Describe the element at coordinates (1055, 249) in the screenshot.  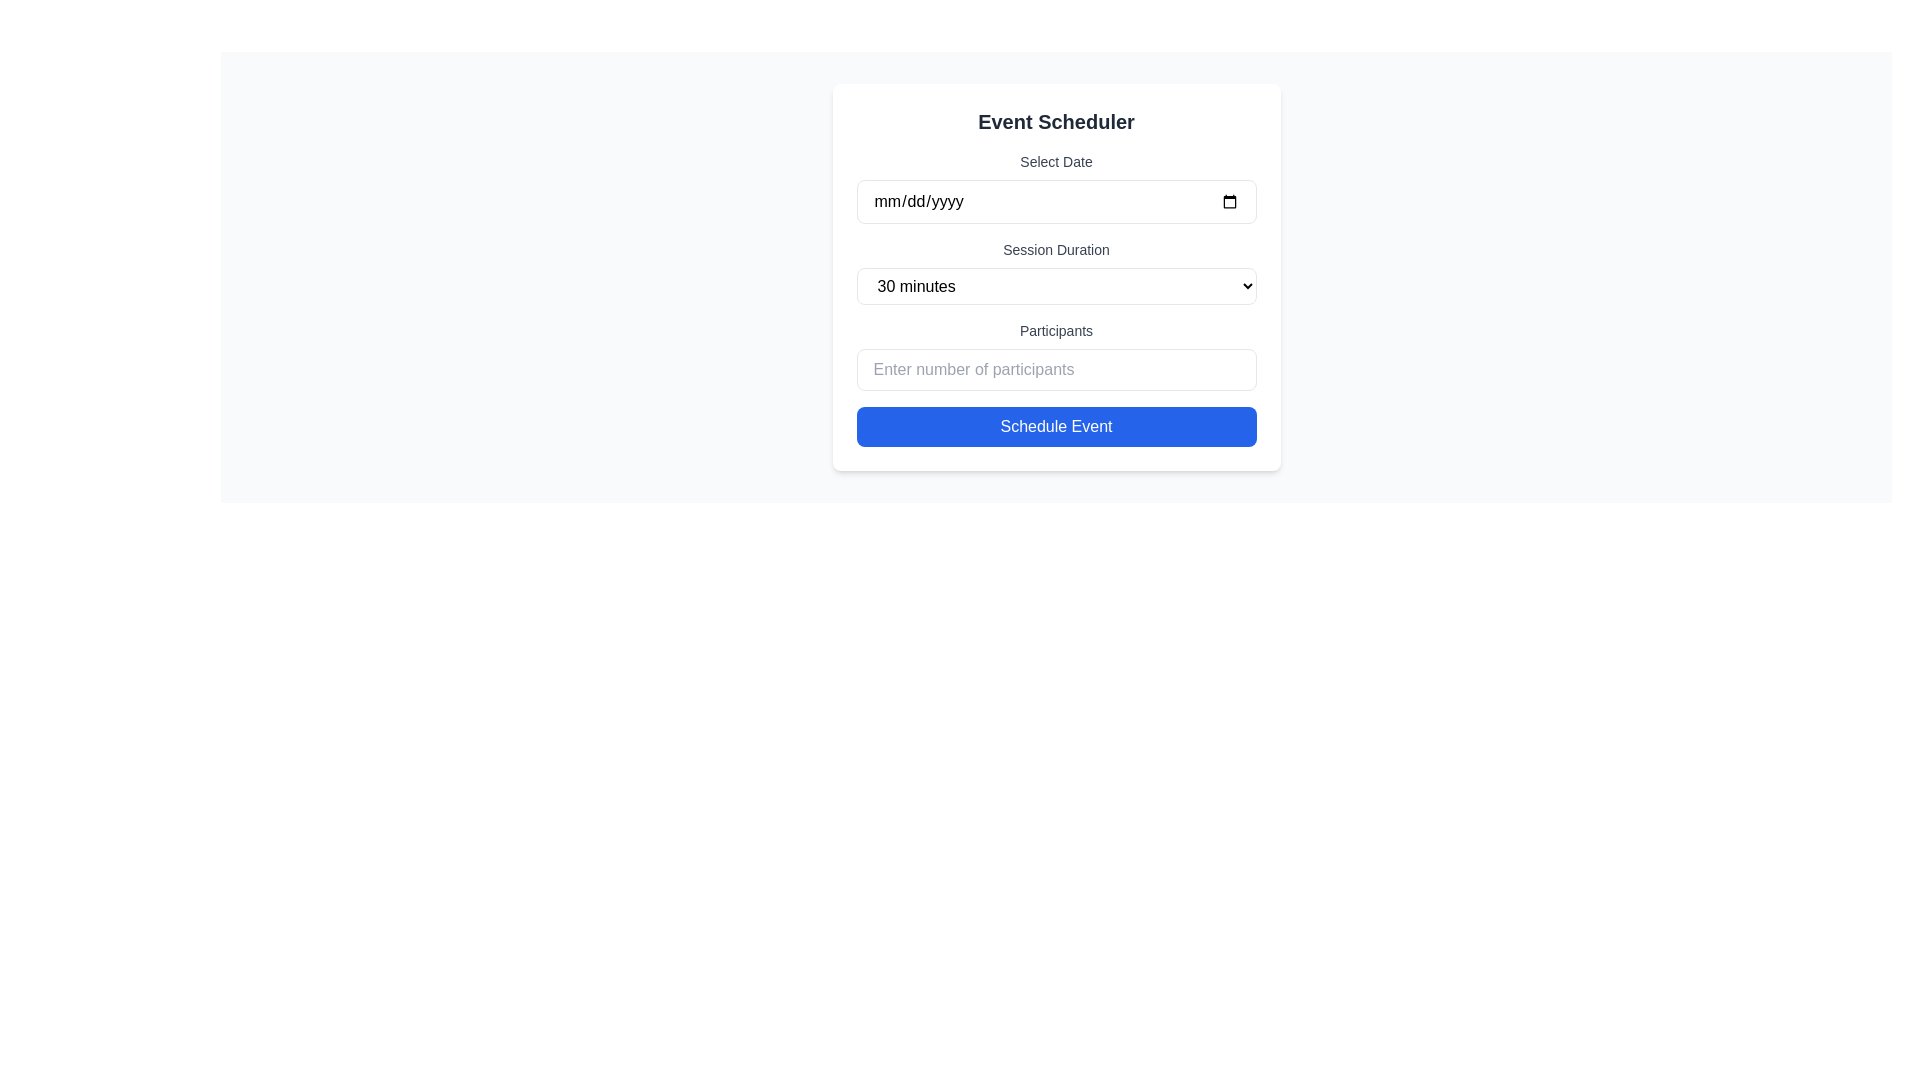
I see `the non-interactive text label stating 'Session Duration' which is styled with a small, bold, gray font and is positioned above a dropdown menu` at that location.